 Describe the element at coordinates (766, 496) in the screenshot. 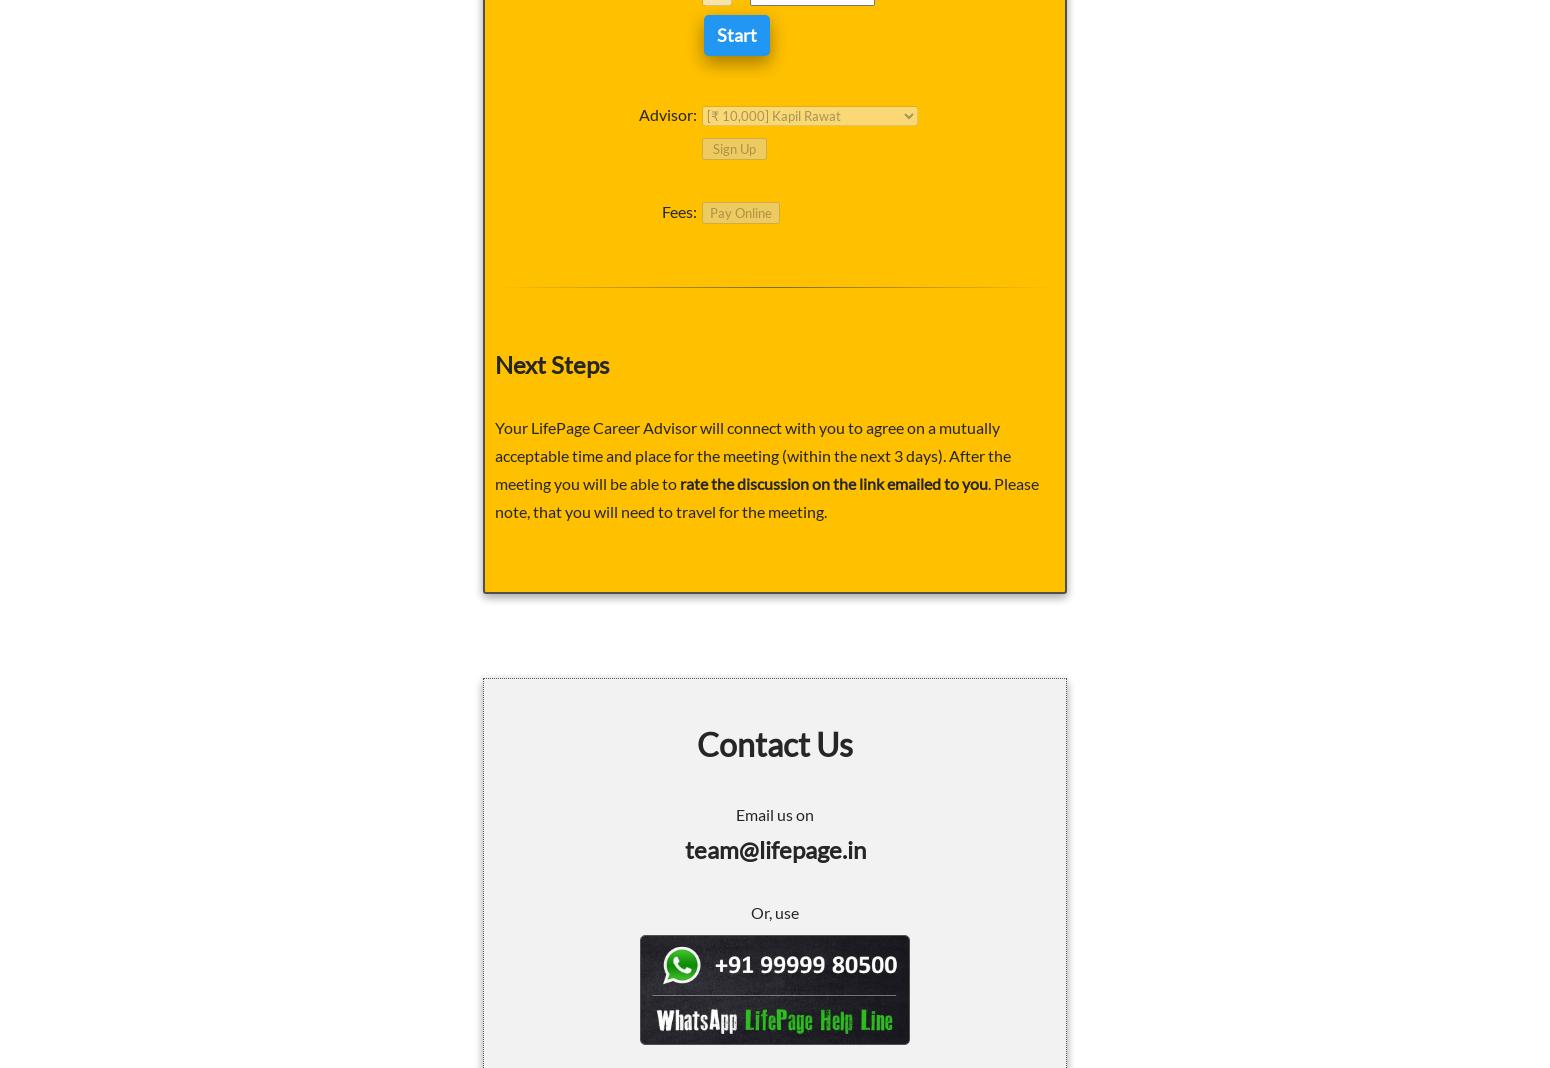

I see `'. Please note, that you will need to travel for the meeting.'` at that location.